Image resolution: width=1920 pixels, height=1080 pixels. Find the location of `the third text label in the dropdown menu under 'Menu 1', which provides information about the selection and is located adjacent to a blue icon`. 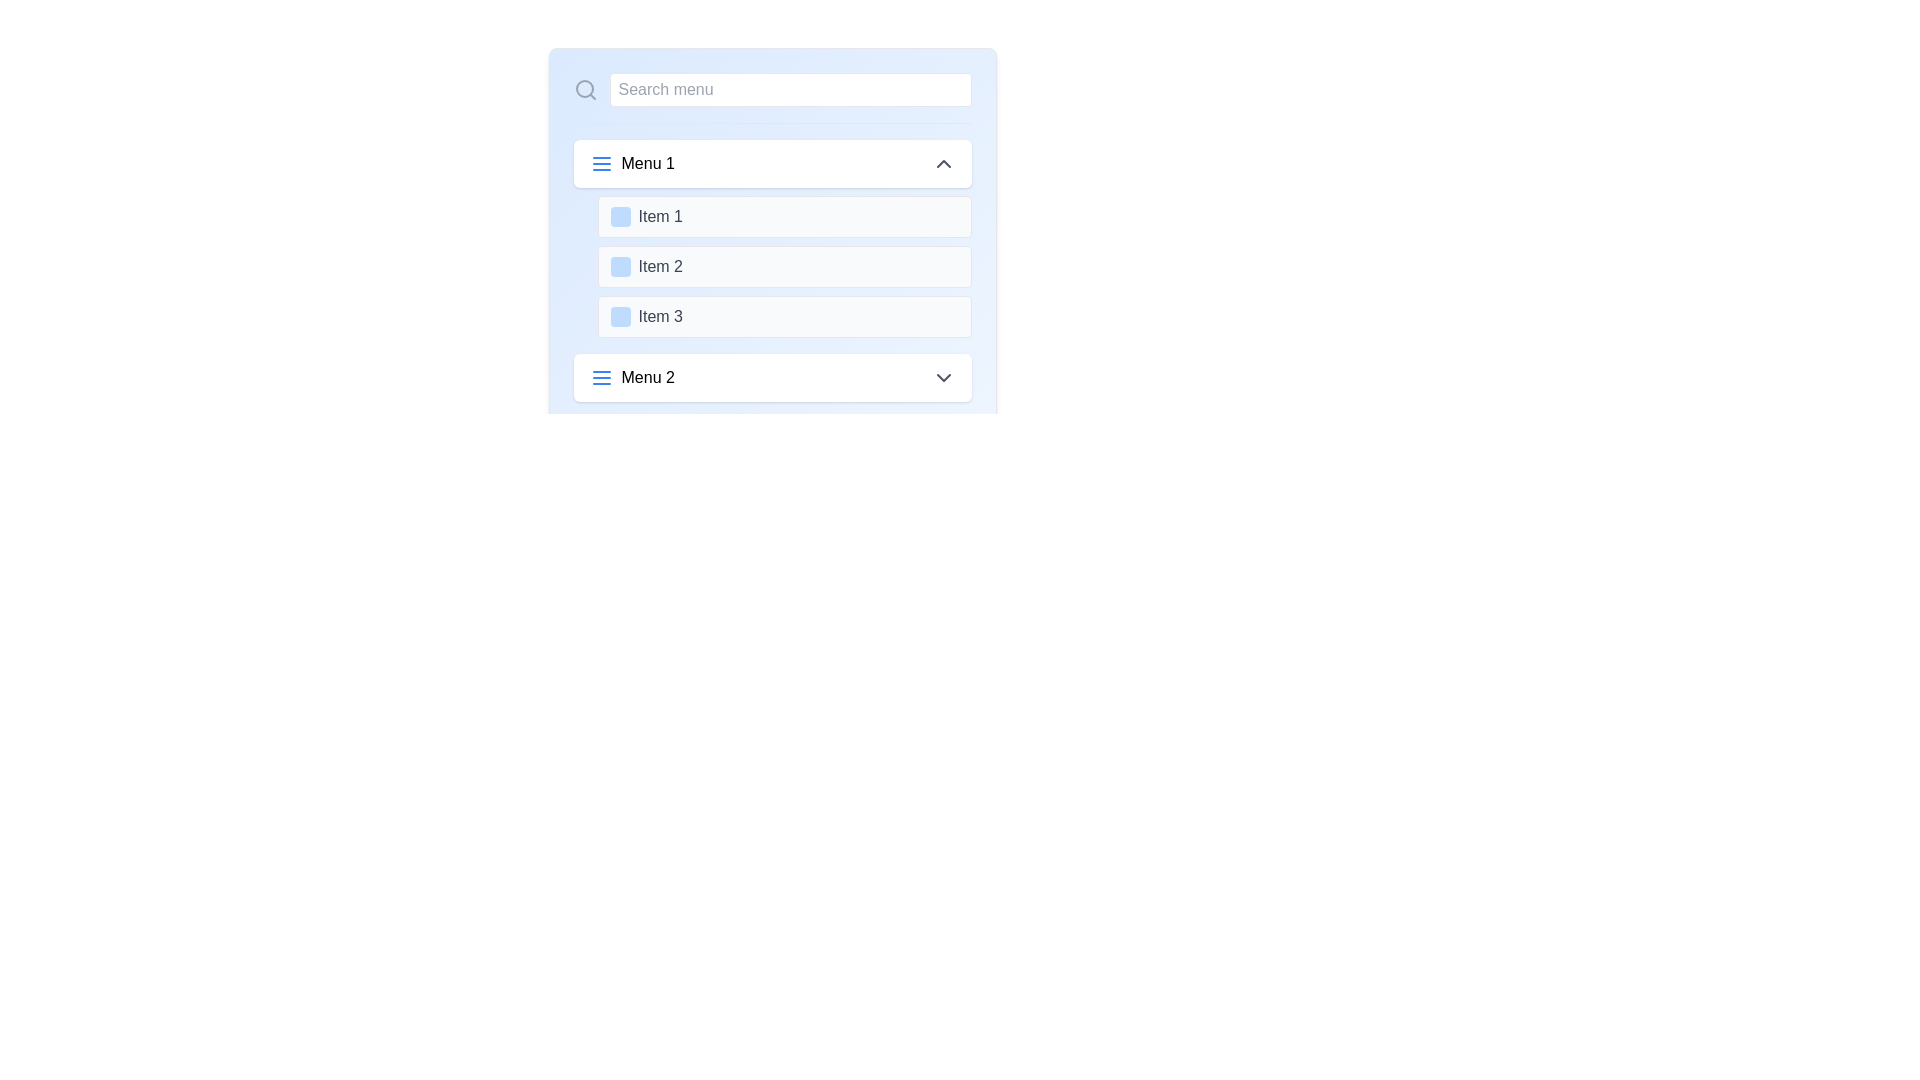

the third text label in the dropdown menu under 'Menu 1', which provides information about the selection and is located adjacent to a blue icon is located at coordinates (660, 315).